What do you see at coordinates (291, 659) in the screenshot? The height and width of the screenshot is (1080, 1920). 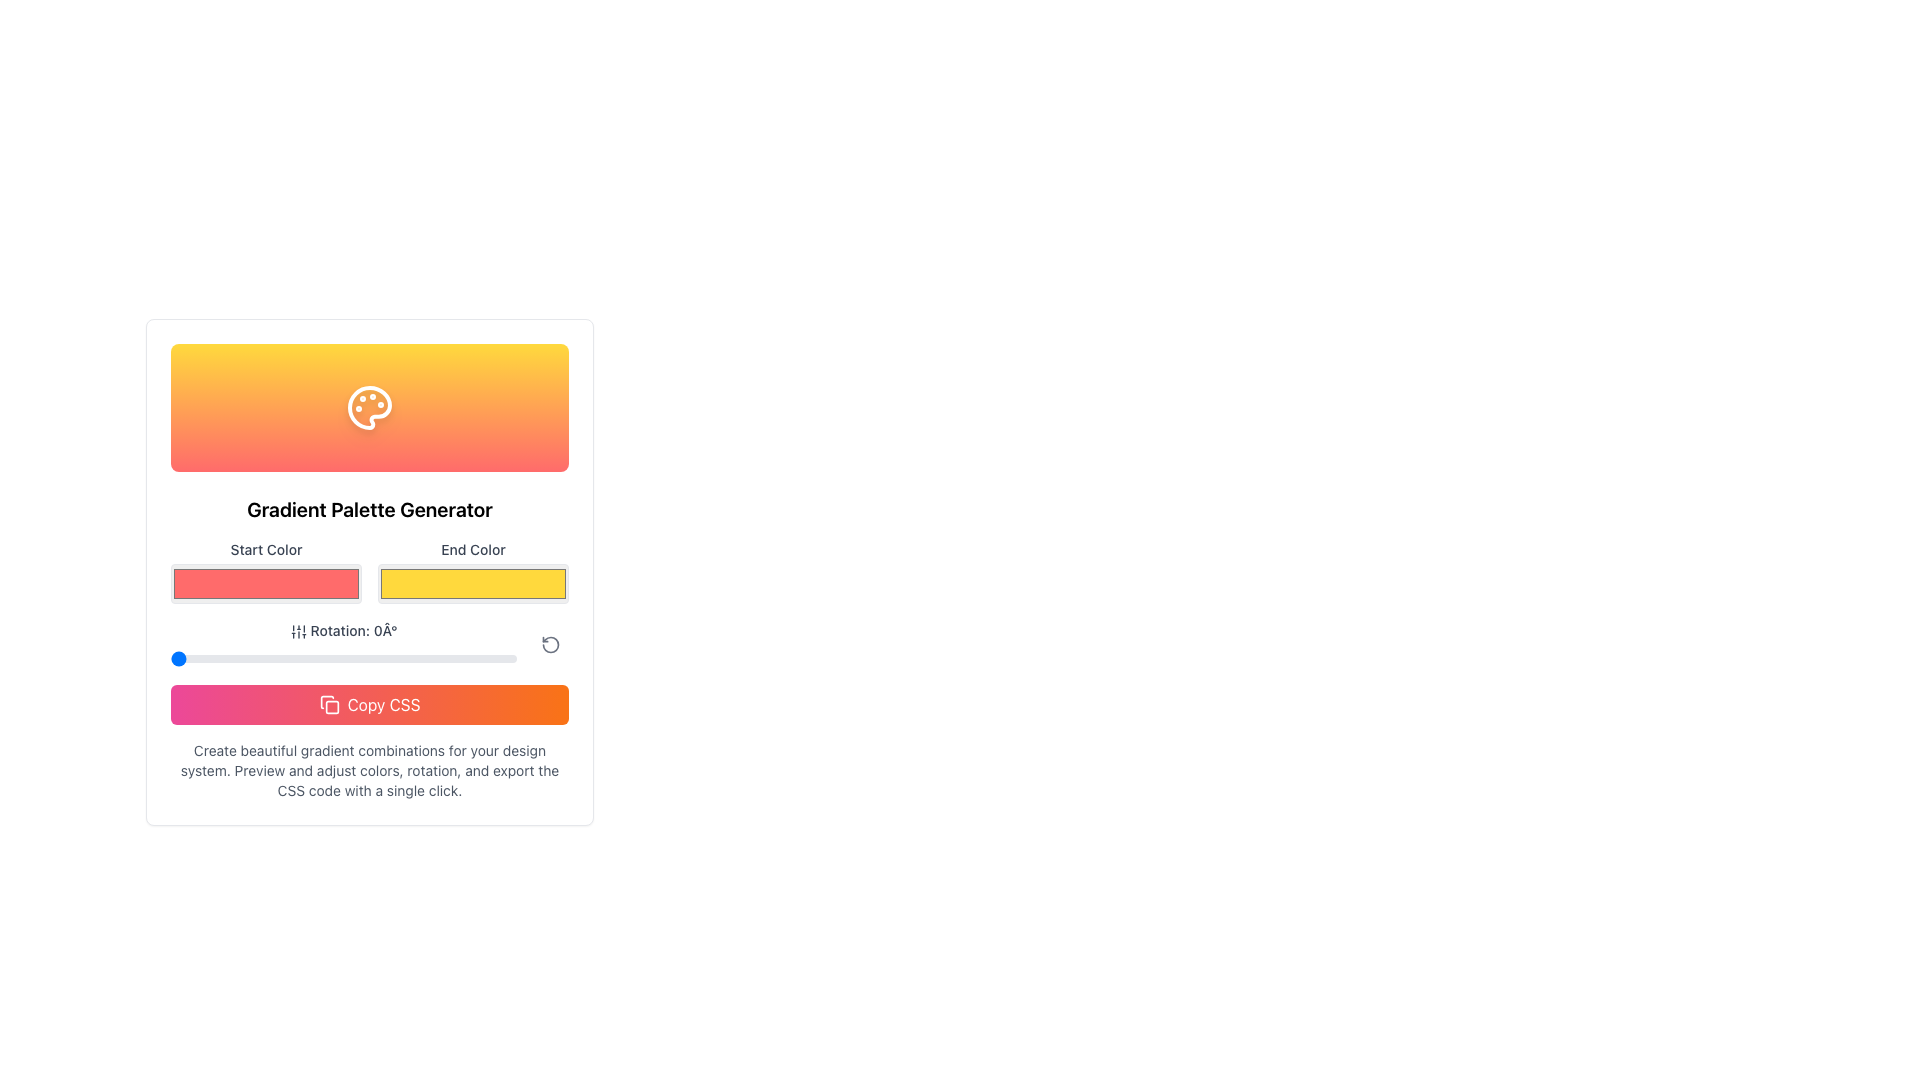 I see `the rotation` at bounding box center [291, 659].